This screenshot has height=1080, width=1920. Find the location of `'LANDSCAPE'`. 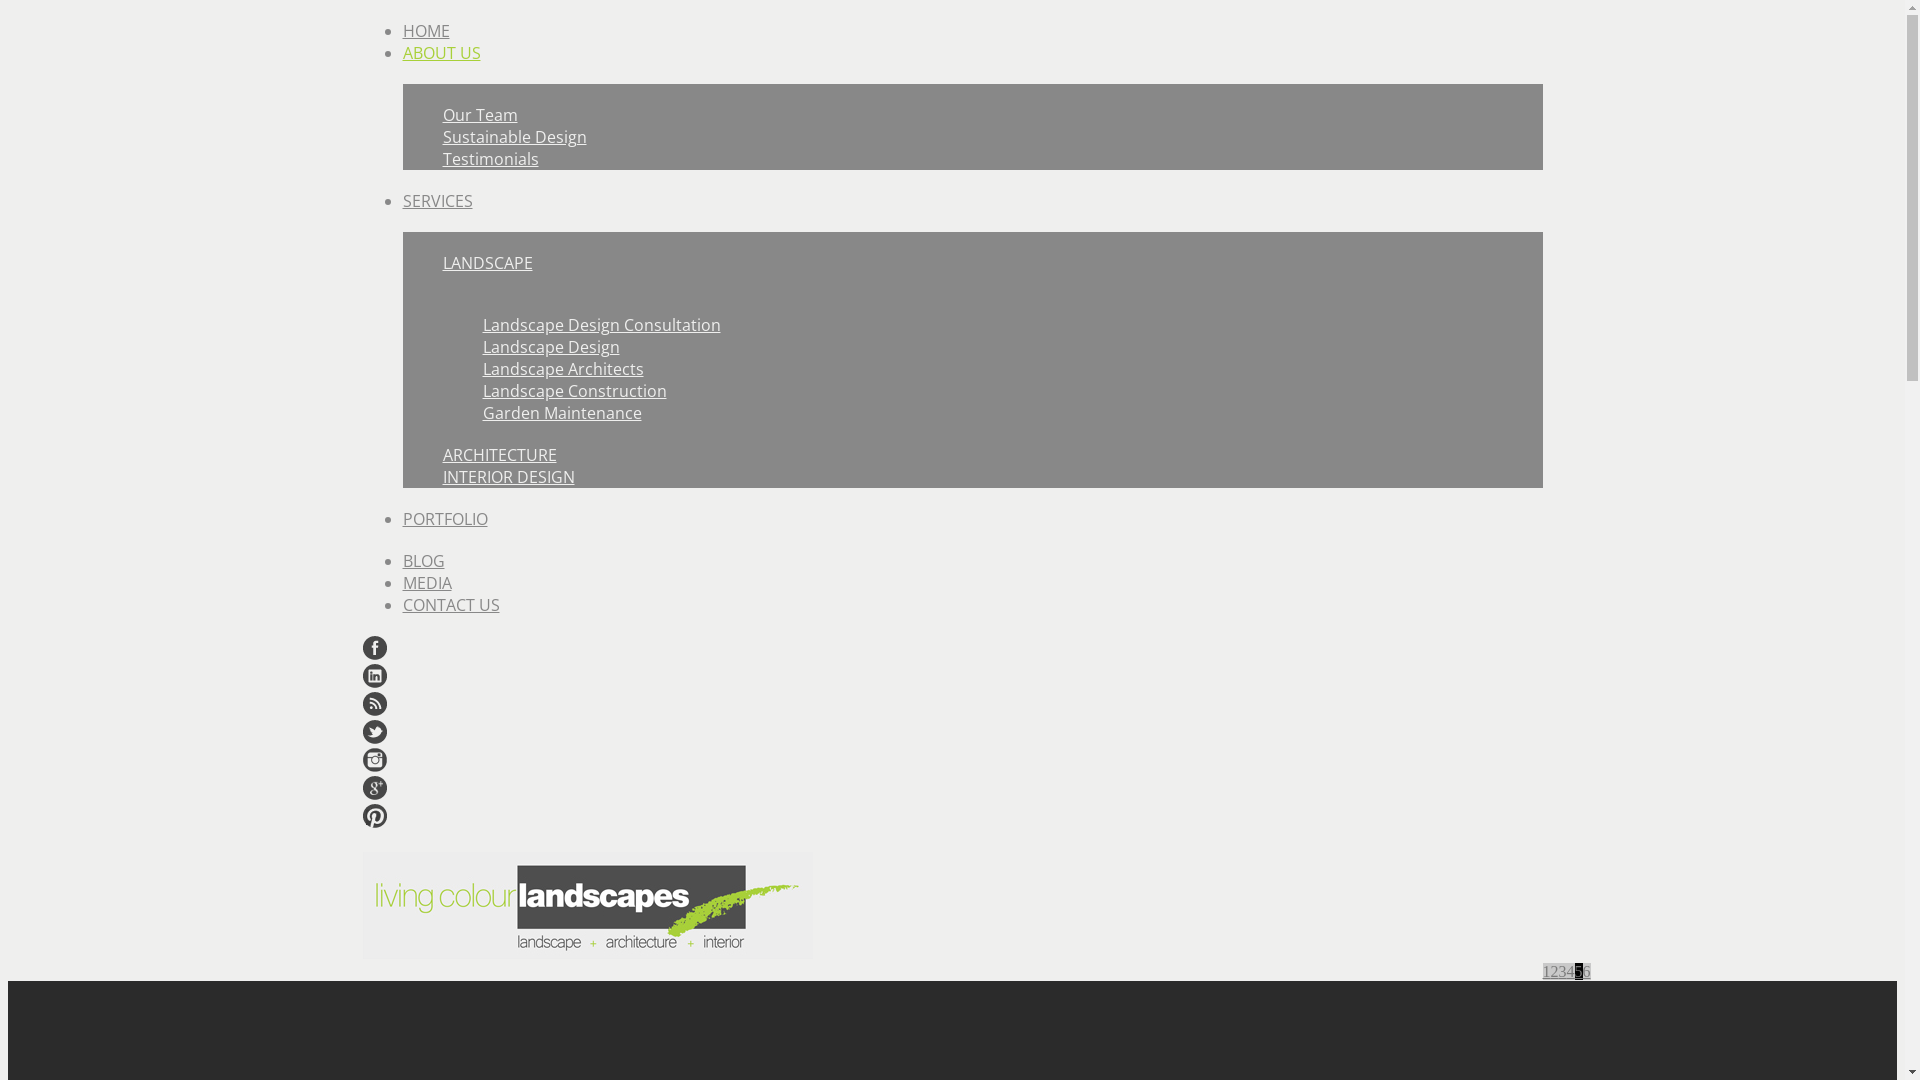

'LANDSCAPE' is located at coordinates (486, 261).